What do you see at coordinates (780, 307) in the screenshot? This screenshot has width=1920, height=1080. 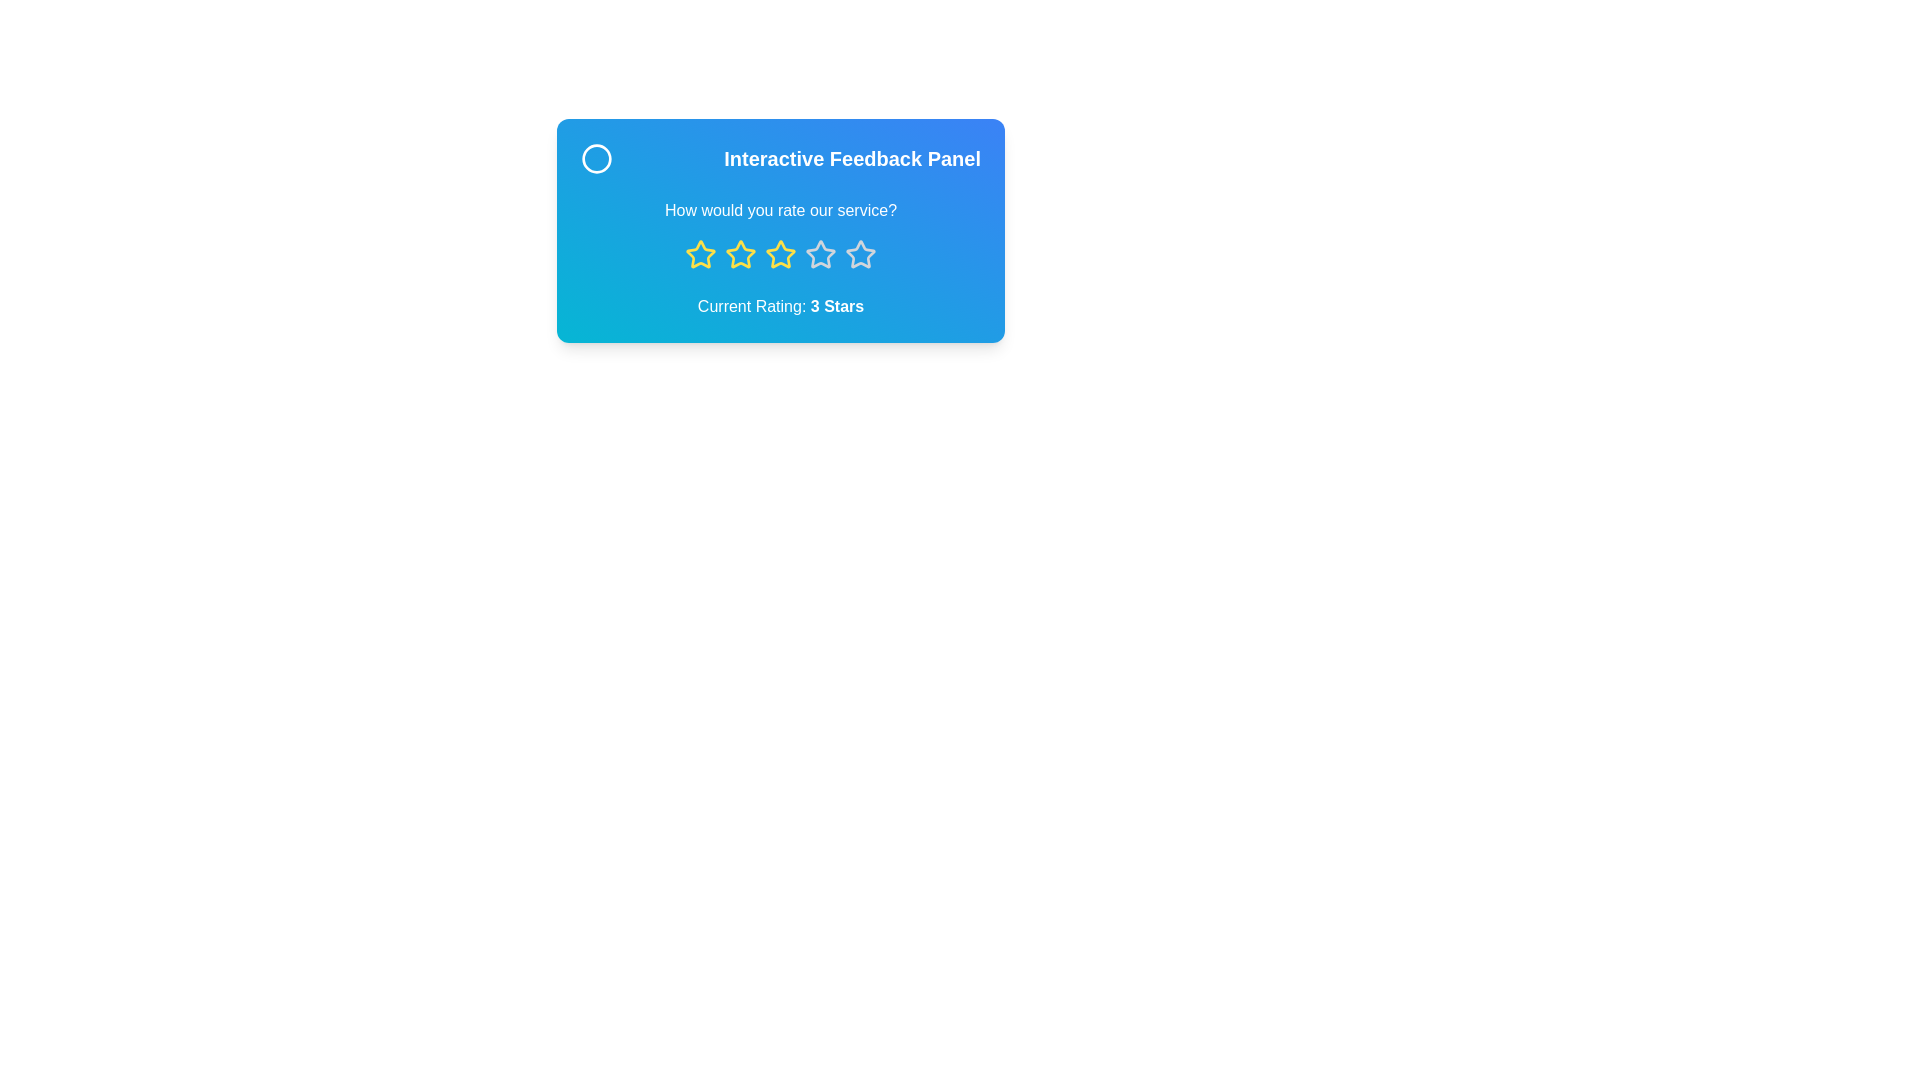 I see `the Text label displaying the current rating selection located at the bottom center of the 'Interactive Feedback Panel' card, beneath the star icons` at bounding box center [780, 307].